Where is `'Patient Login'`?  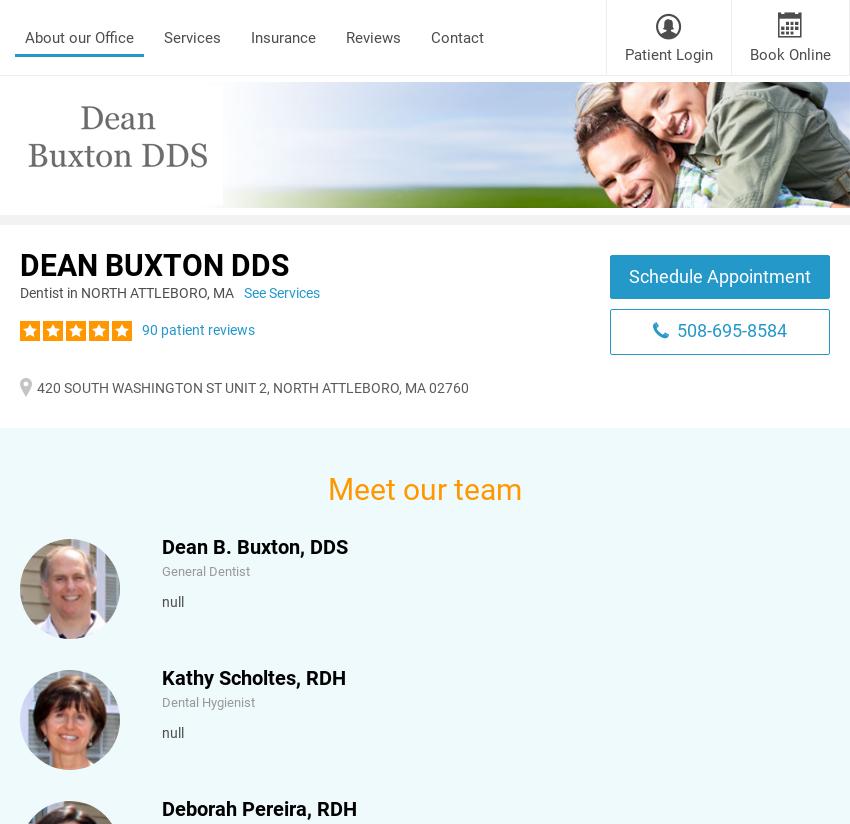
'Patient Login' is located at coordinates (624, 54).